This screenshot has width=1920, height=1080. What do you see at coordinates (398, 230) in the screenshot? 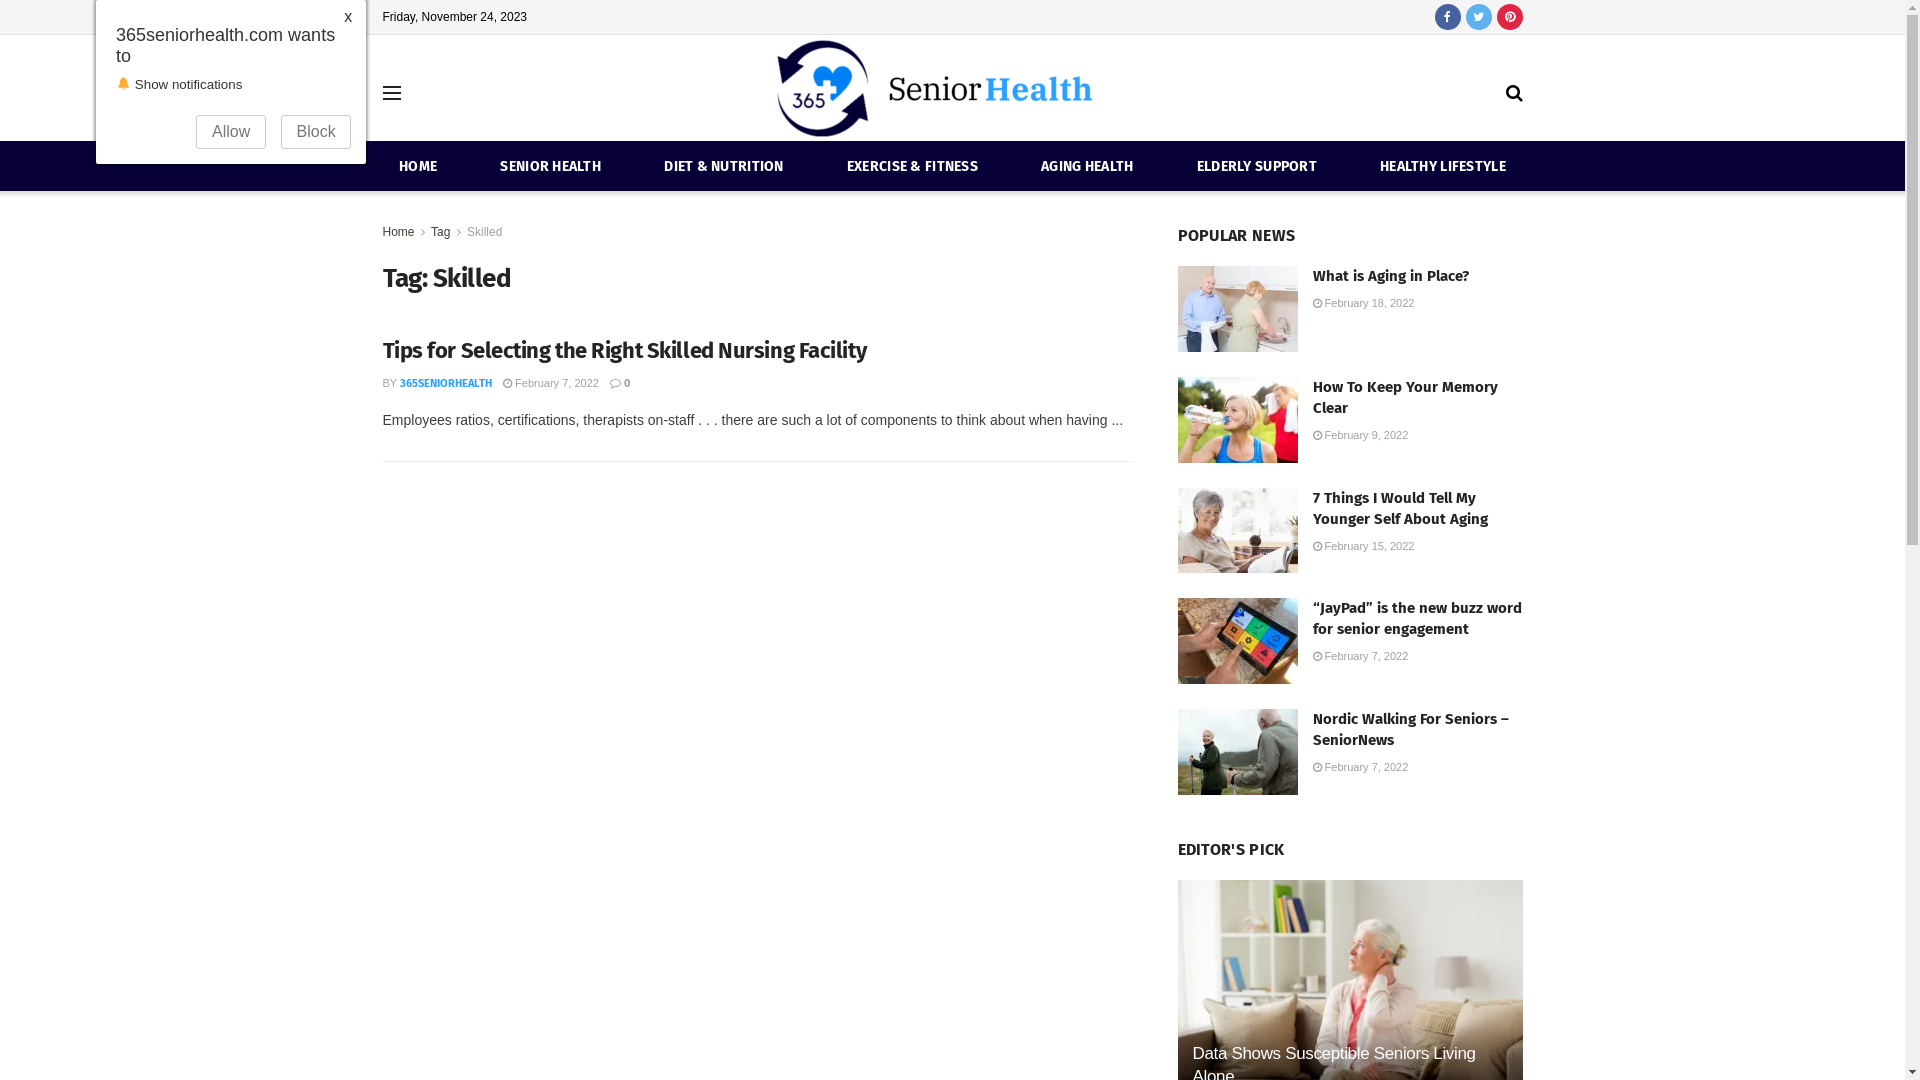
I see `'Home'` at bounding box center [398, 230].